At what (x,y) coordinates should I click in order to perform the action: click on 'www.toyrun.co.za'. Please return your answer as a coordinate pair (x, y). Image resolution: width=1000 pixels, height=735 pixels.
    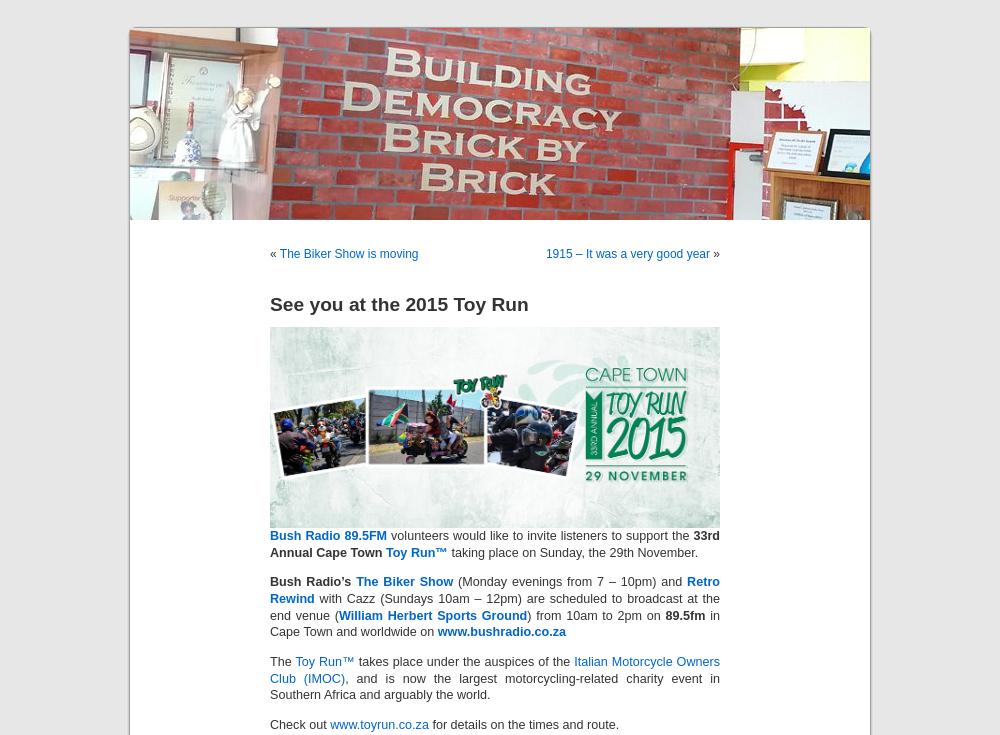
    Looking at the image, I should click on (379, 723).